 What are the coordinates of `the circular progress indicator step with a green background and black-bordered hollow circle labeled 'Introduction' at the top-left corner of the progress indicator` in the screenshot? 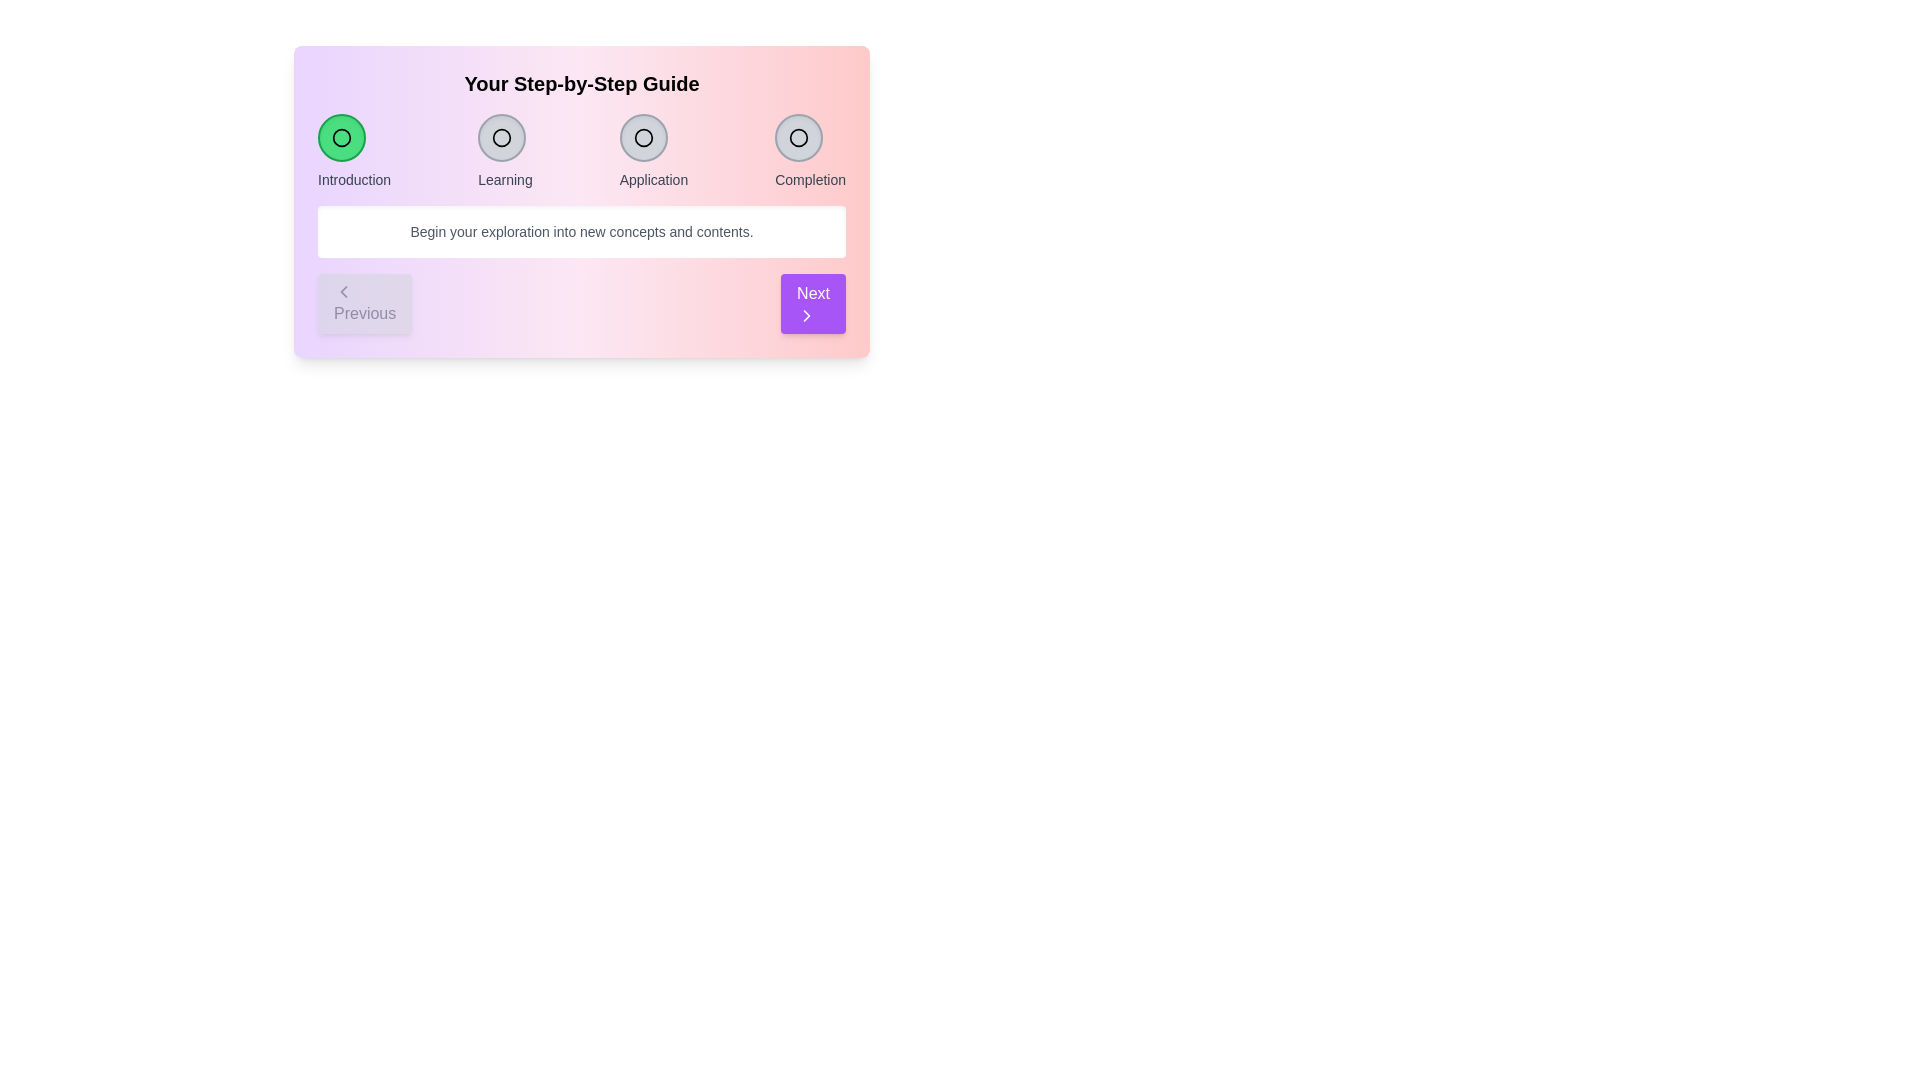 It's located at (354, 150).